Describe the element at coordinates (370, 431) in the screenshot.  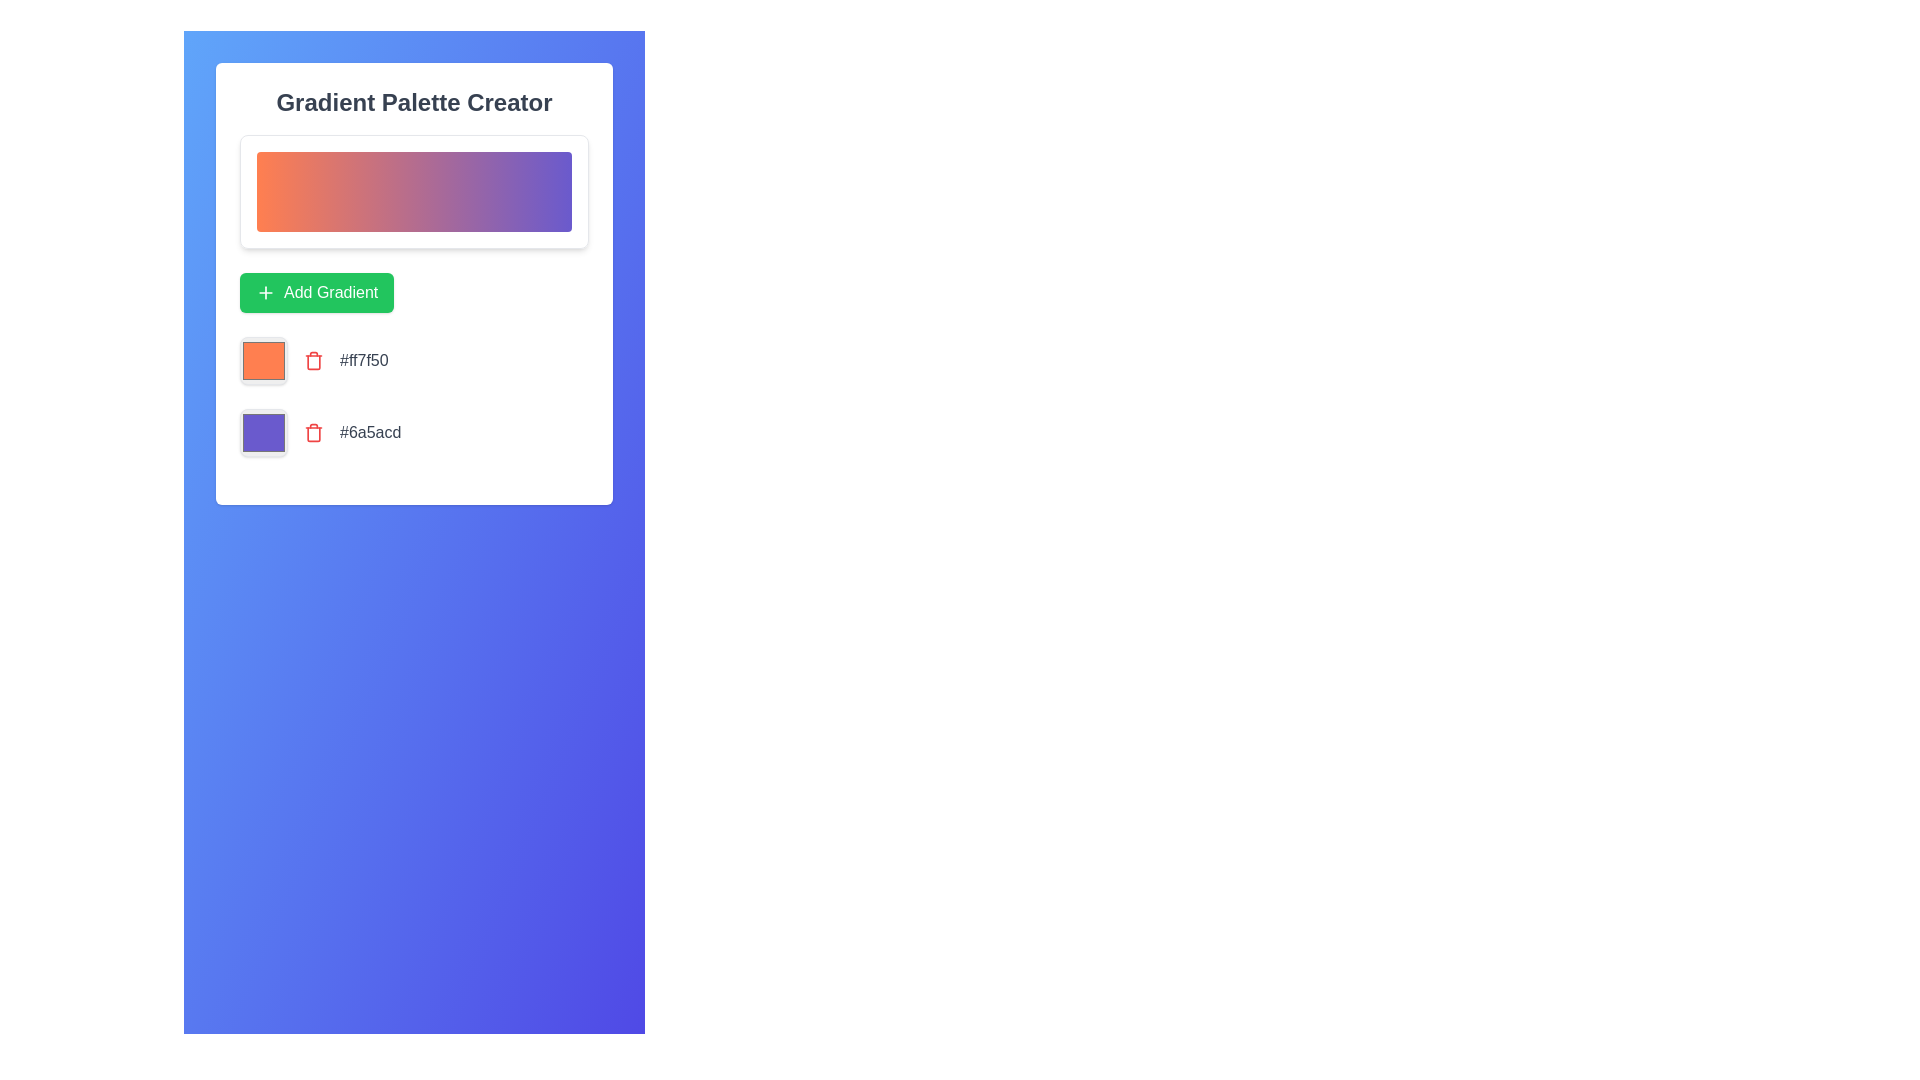
I see `the text displaying the hexadecimal color code for the purple color swatch in the palette manager by clicking on it to prepare for copying` at that location.